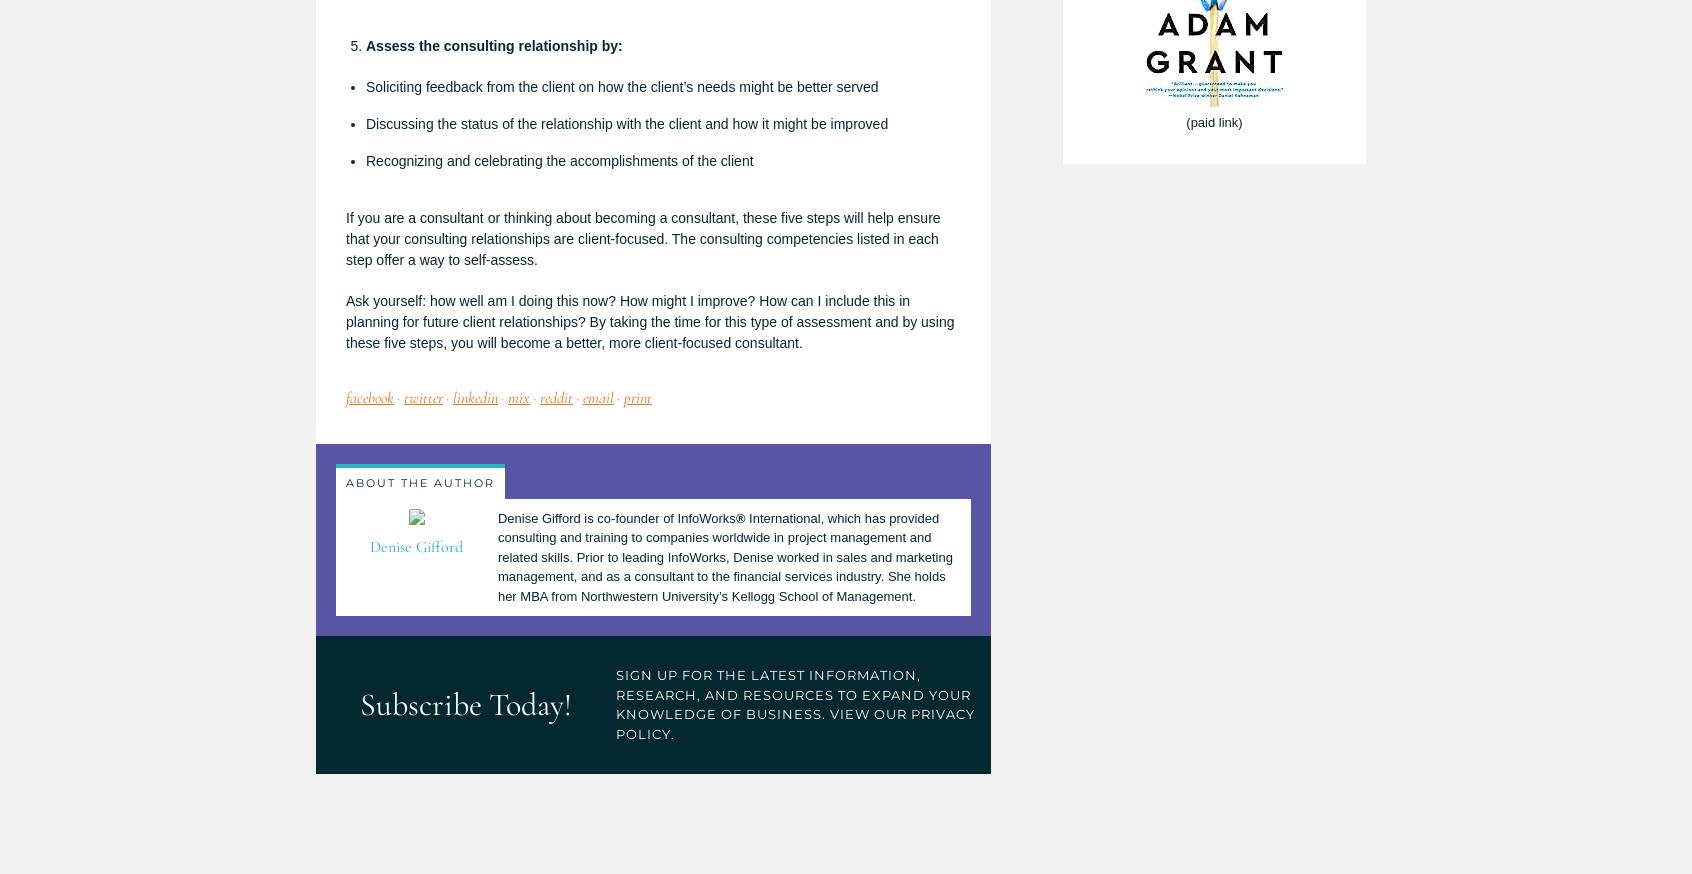 This screenshot has height=874, width=1692. Describe the element at coordinates (615, 517) in the screenshot. I see `'Denise Gifford is co-founder of InfoWorks'` at that location.